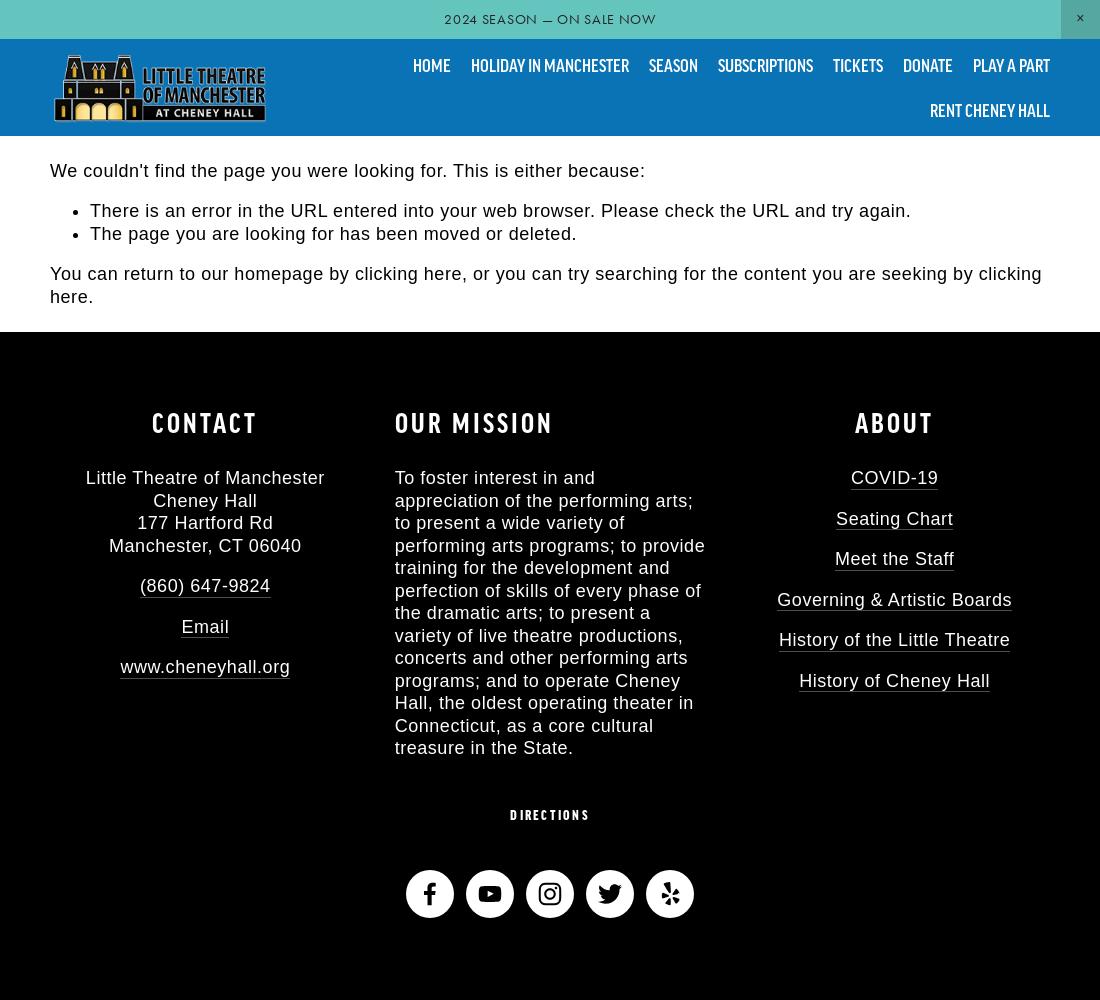 Image resolution: width=1100 pixels, height=1000 pixels. Describe the element at coordinates (893, 422) in the screenshot. I see `'About'` at that location.